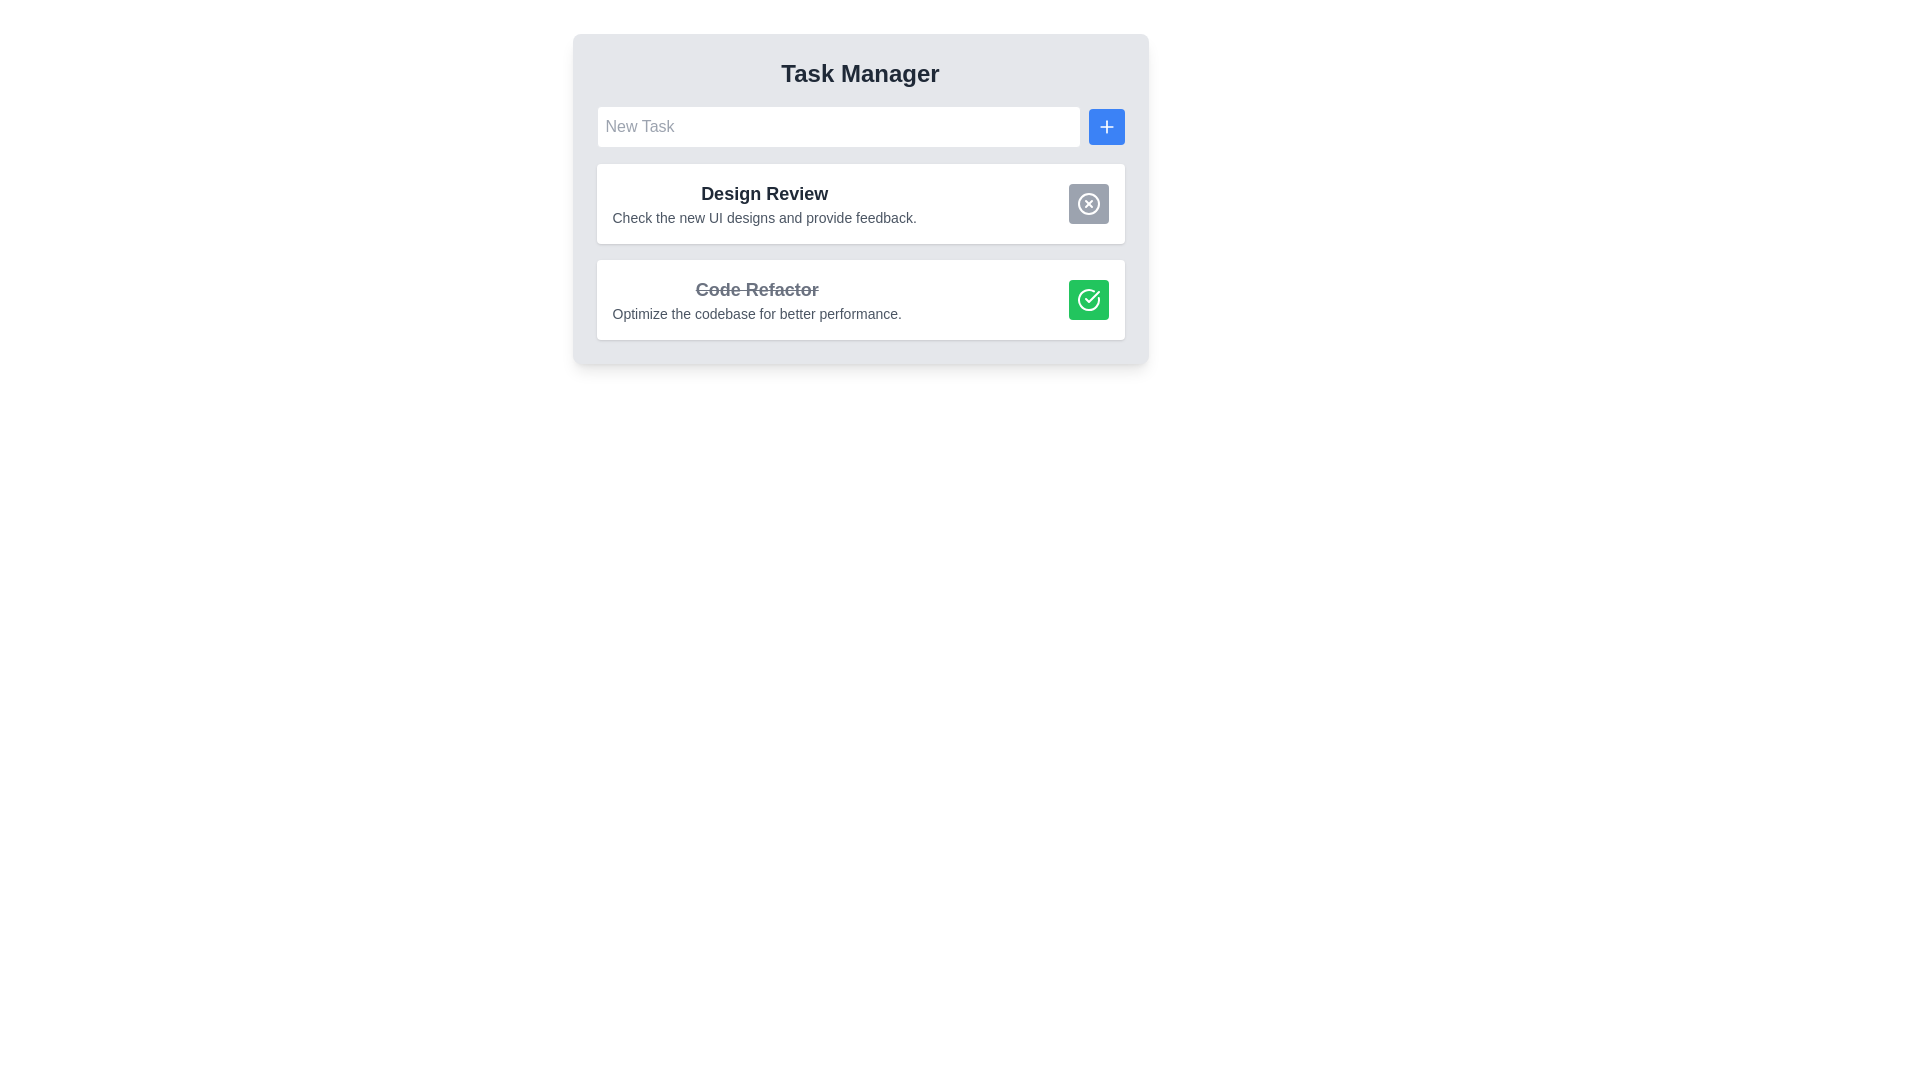 The height and width of the screenshot is (1080, 1920). What do you see at coordinates (756, 300) in the screenshot?
I see `the text block titled 'Code Refactor' which is struck-through and gray, containing the description 'Optimize the codebase for better performance'` at bounding box center [756, 300].